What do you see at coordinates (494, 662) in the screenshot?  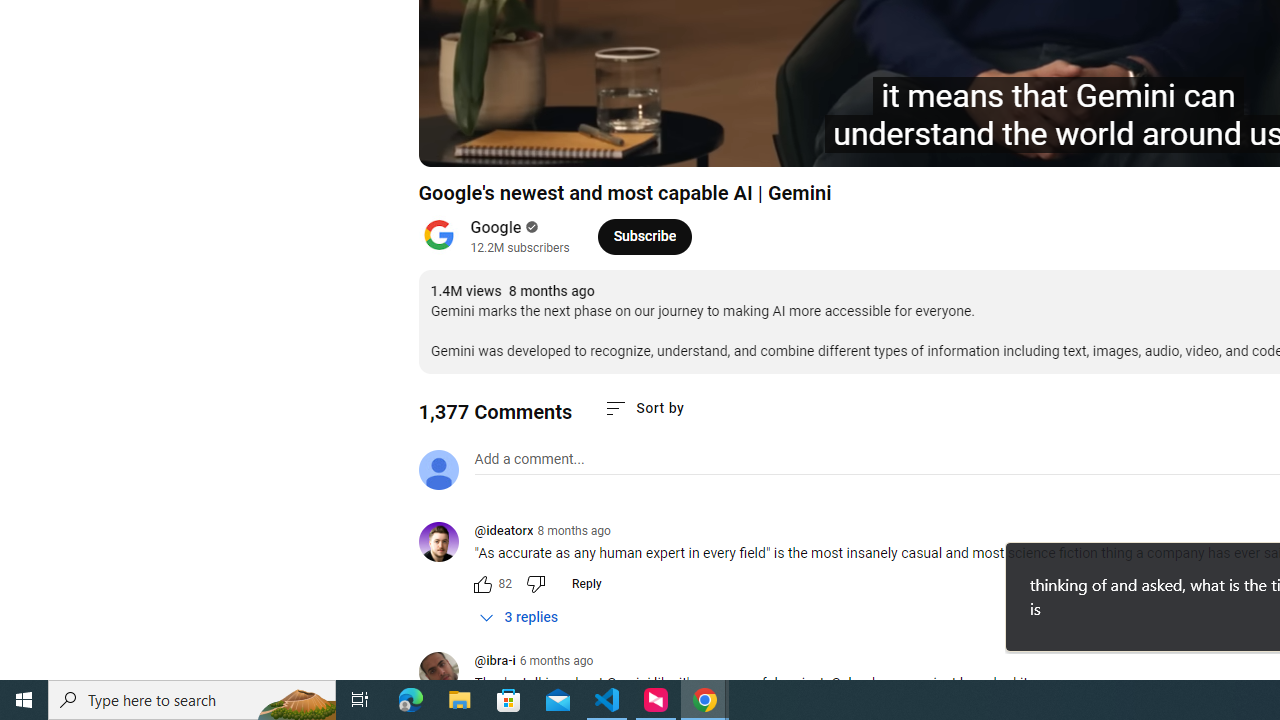 I see `'@ibra-i'` at bounding box center [494, 662].